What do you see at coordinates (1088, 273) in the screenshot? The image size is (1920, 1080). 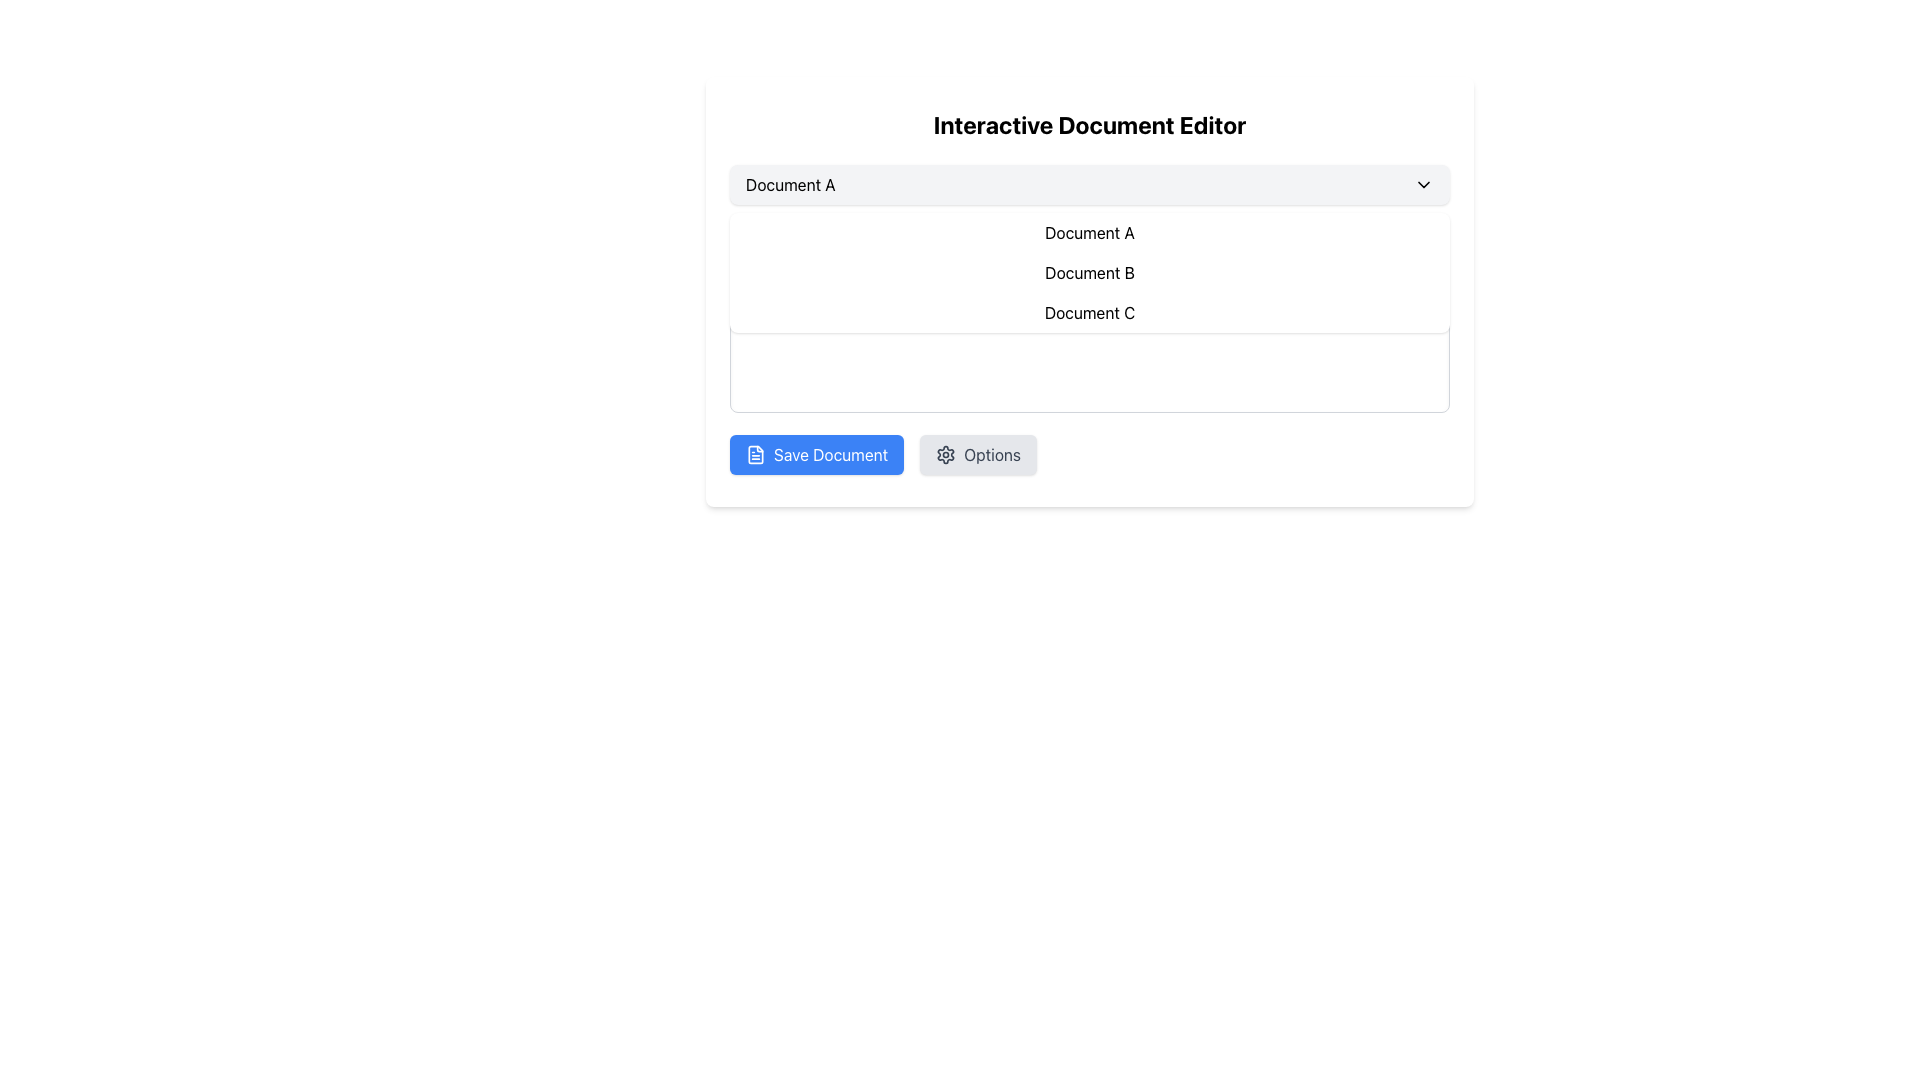 I see `the text item labeled 'Document B'` at bounding box center [1088, 273].